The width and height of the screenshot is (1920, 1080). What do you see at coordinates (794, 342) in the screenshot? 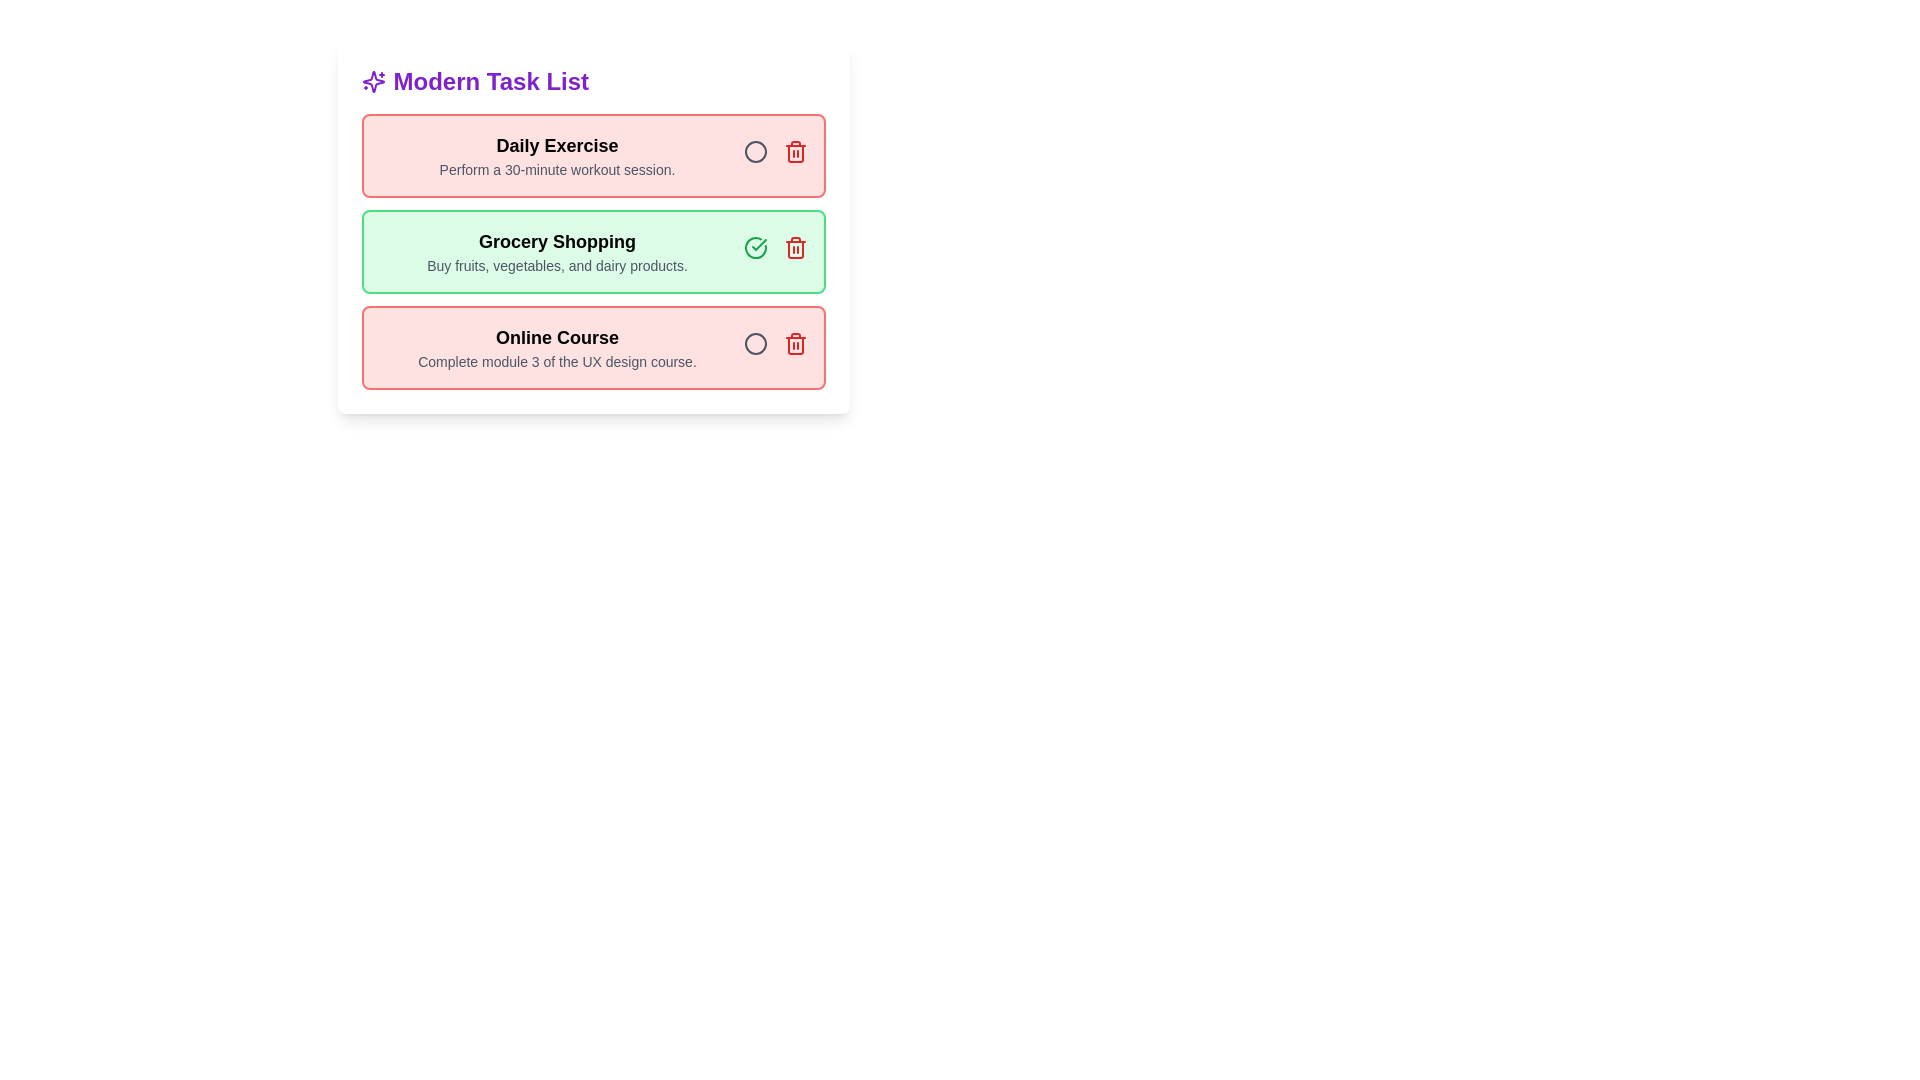
I see `delete button for the task titled 'Online Course'` at bounding box center [794, 342].